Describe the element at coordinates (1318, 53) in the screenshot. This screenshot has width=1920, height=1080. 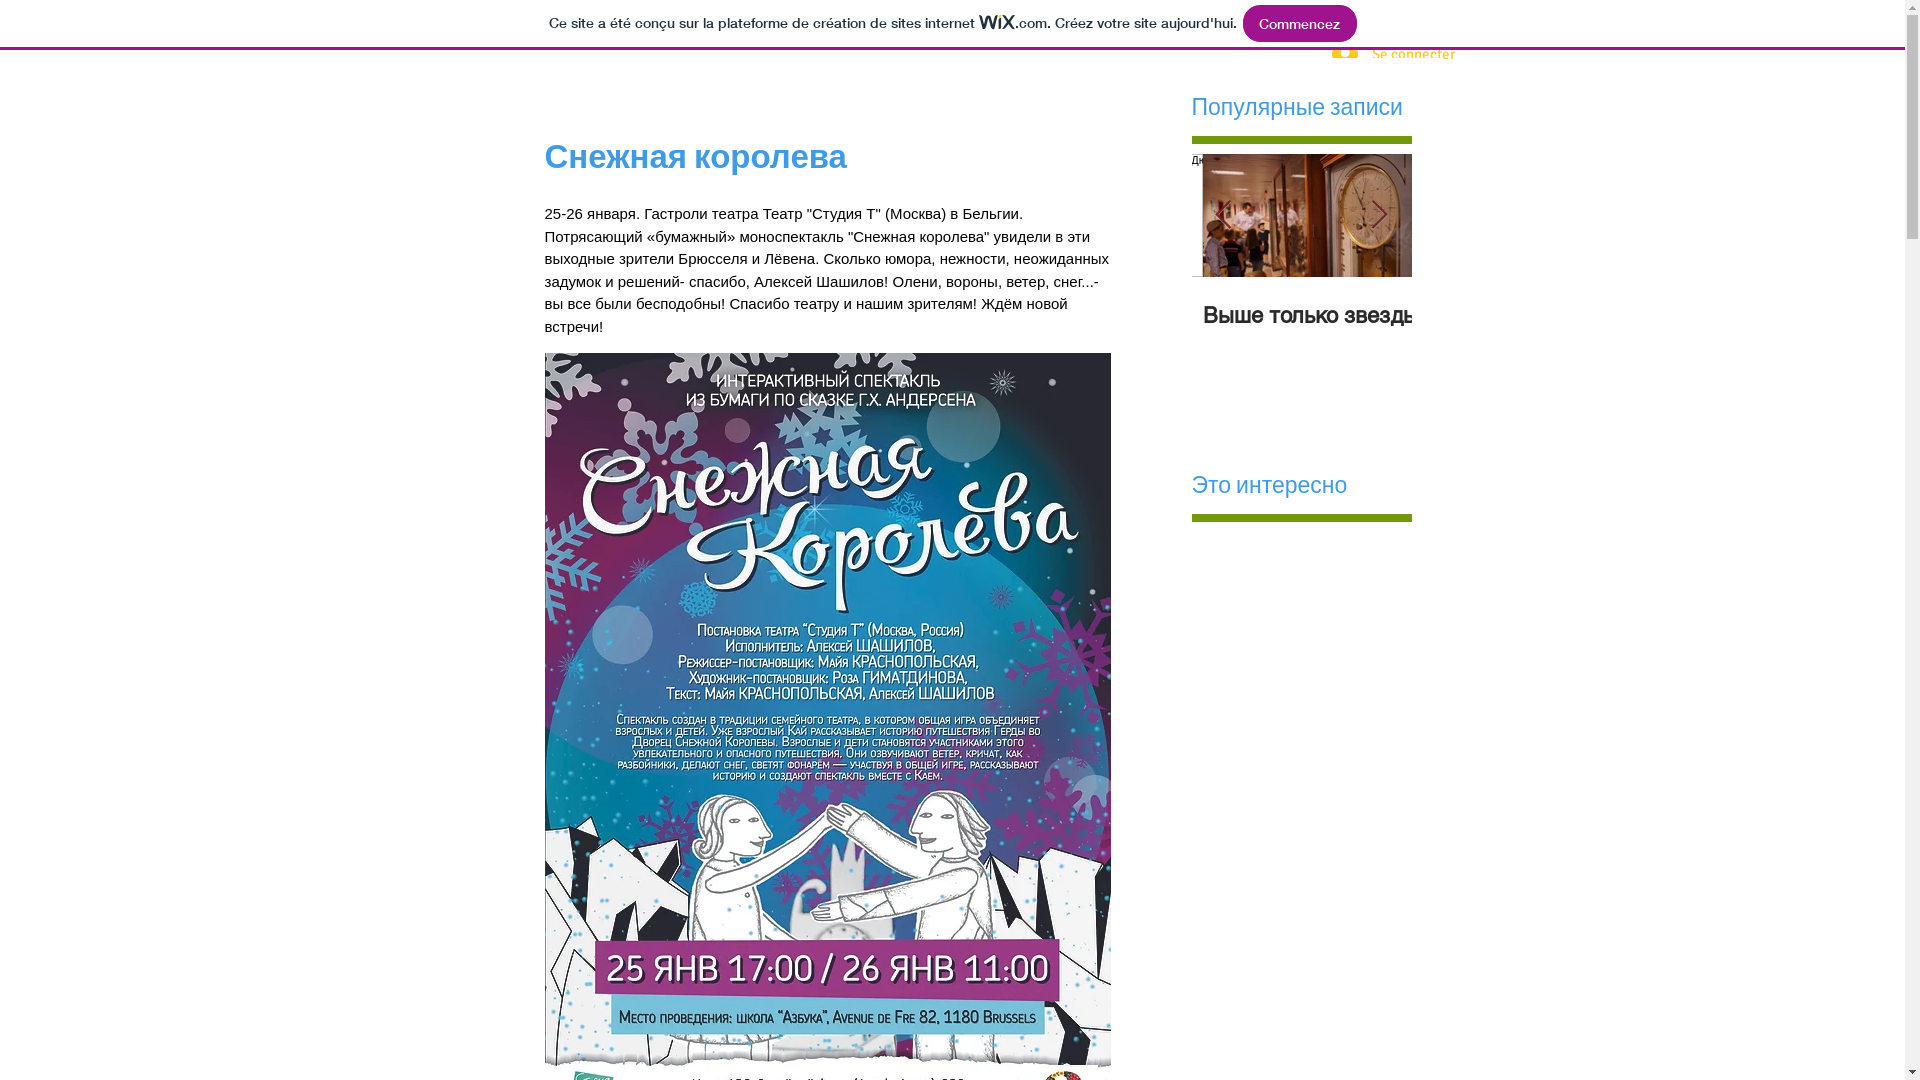
I see `'Se connecter'` at that location.